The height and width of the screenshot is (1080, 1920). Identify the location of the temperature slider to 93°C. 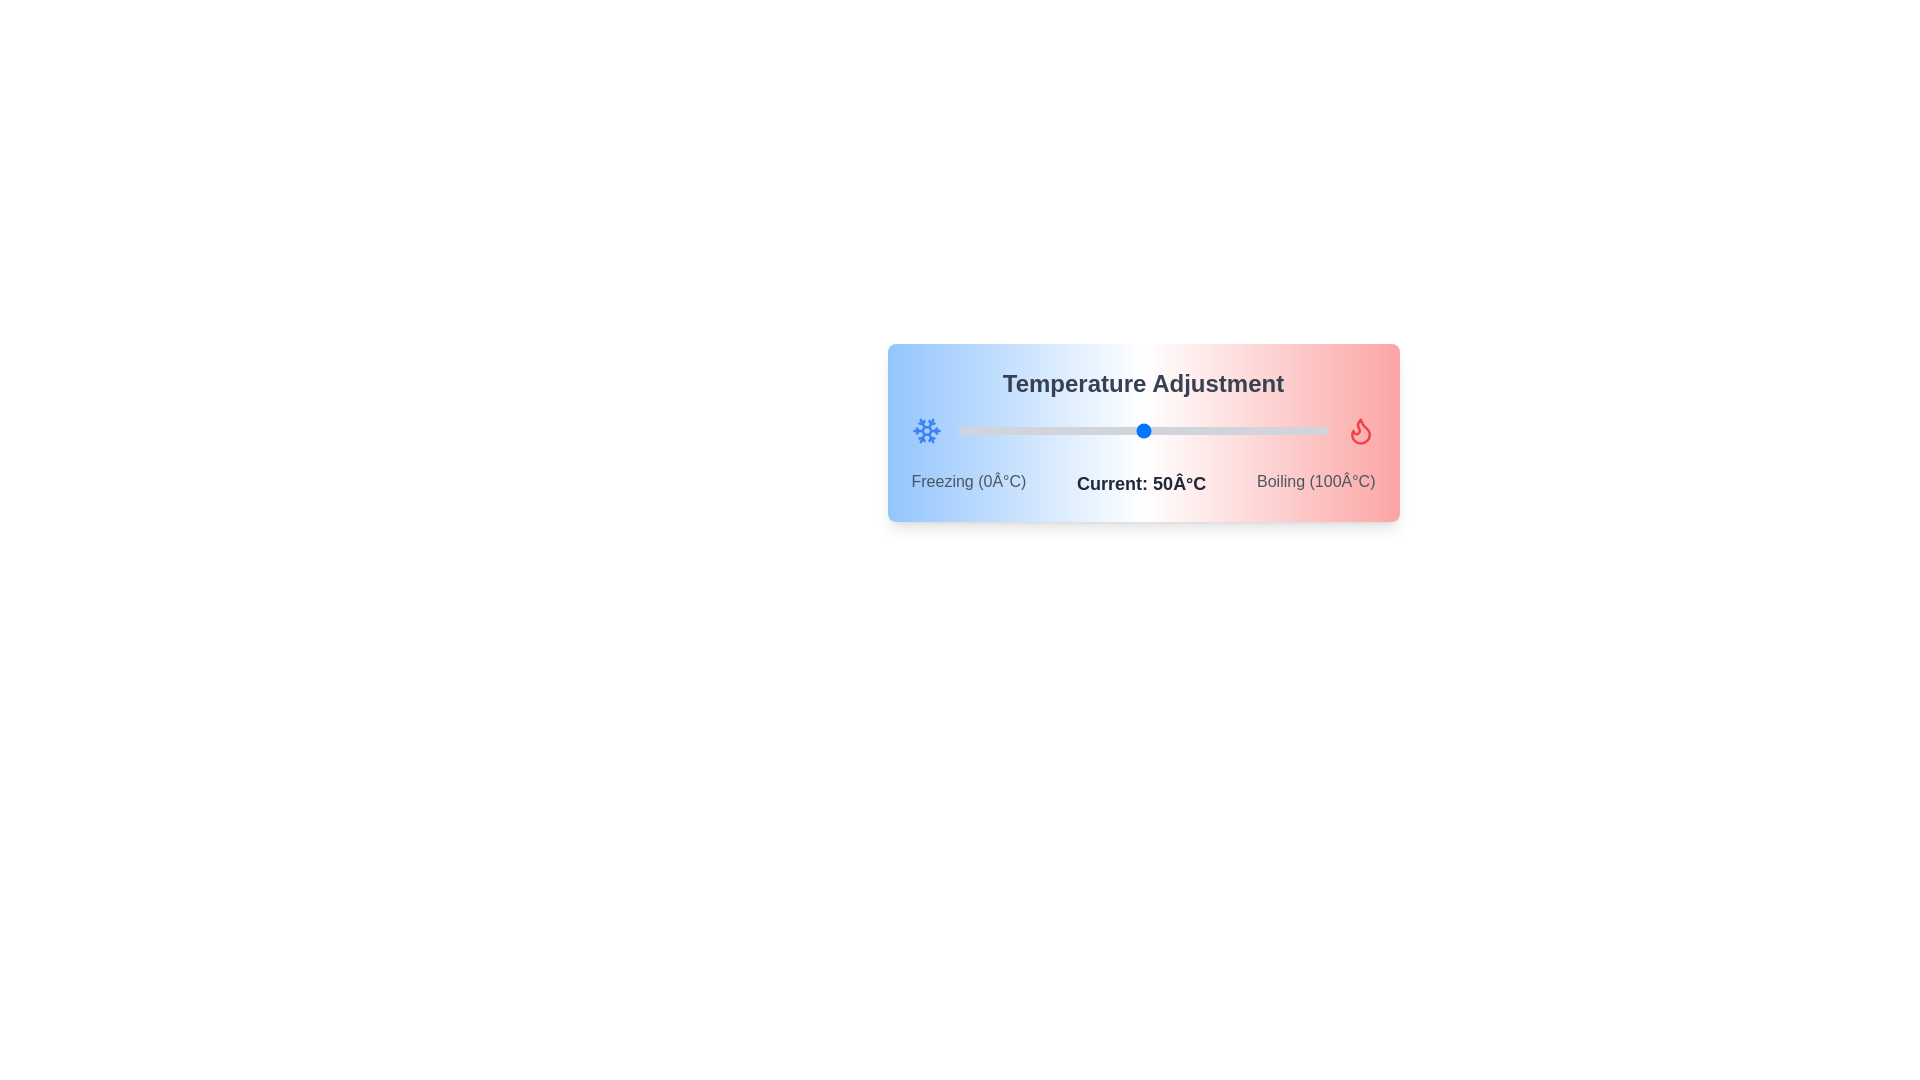
(1303, 430).